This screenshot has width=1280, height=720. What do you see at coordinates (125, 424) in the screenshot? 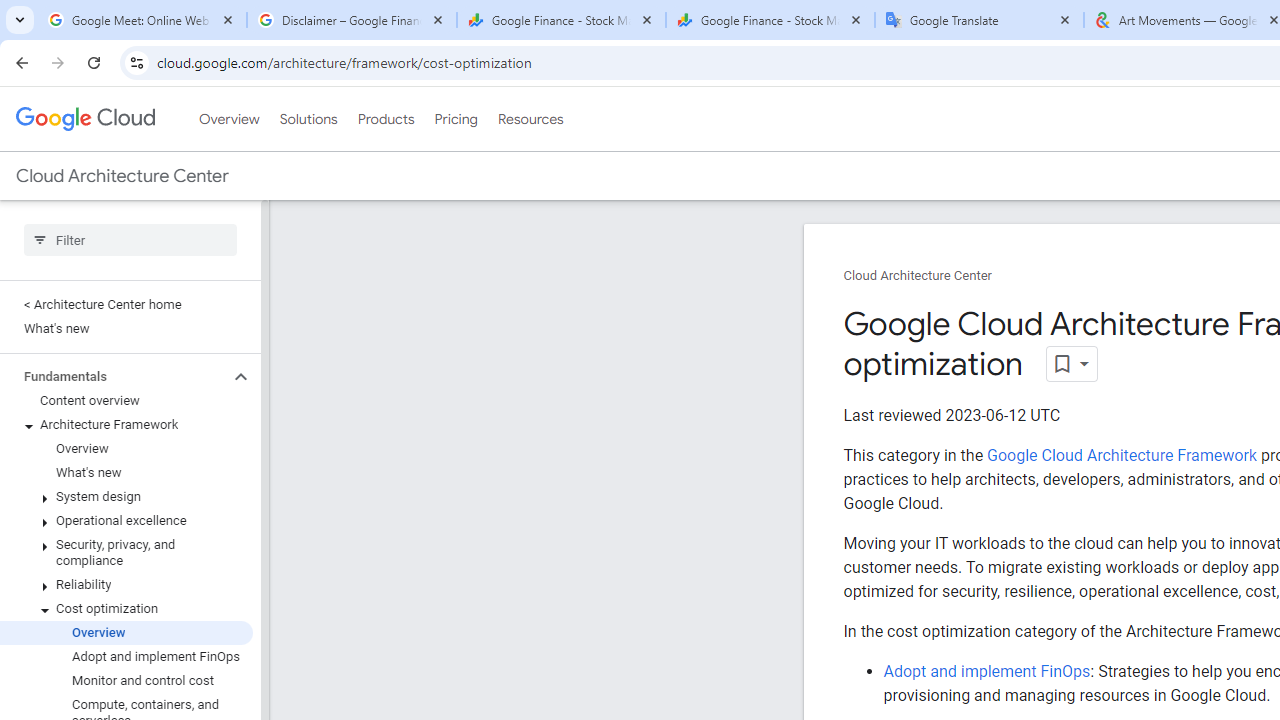
I see `'Architecture Framework'` at bounding box center [125, 424].